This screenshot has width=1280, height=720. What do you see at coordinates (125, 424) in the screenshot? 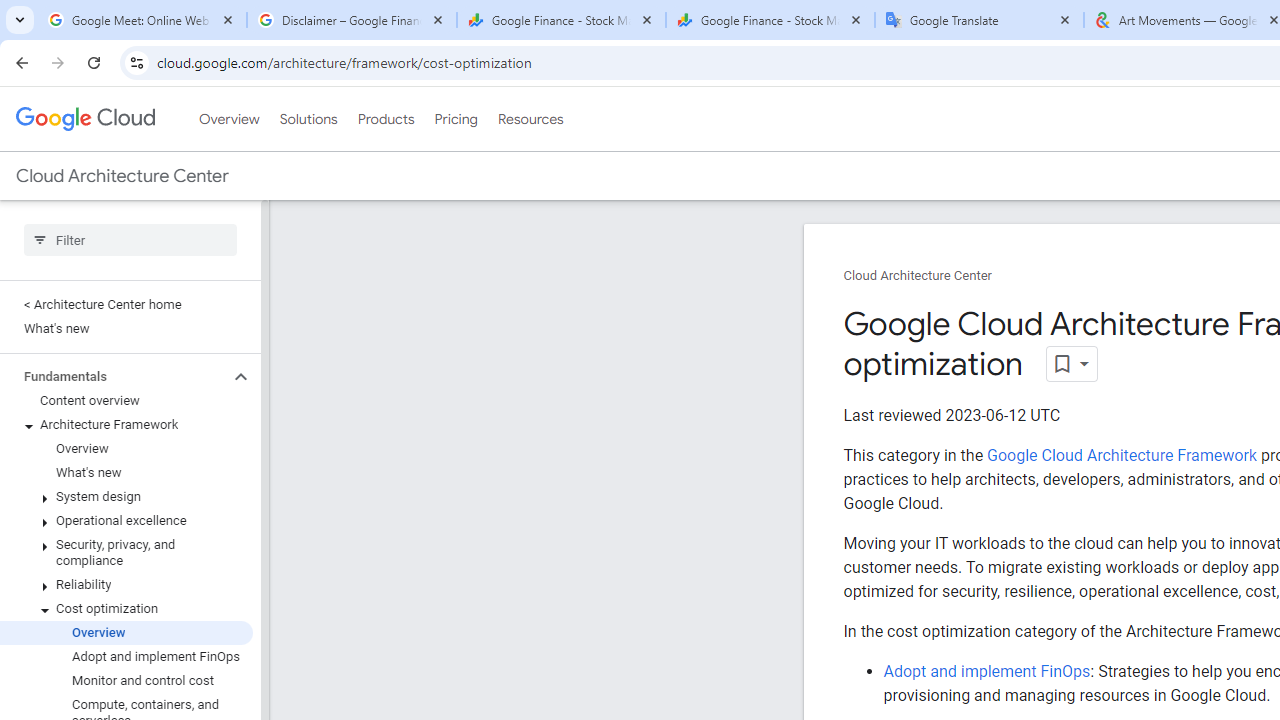
I see `'Architecture Framework'` at bounding box center [125, 424].